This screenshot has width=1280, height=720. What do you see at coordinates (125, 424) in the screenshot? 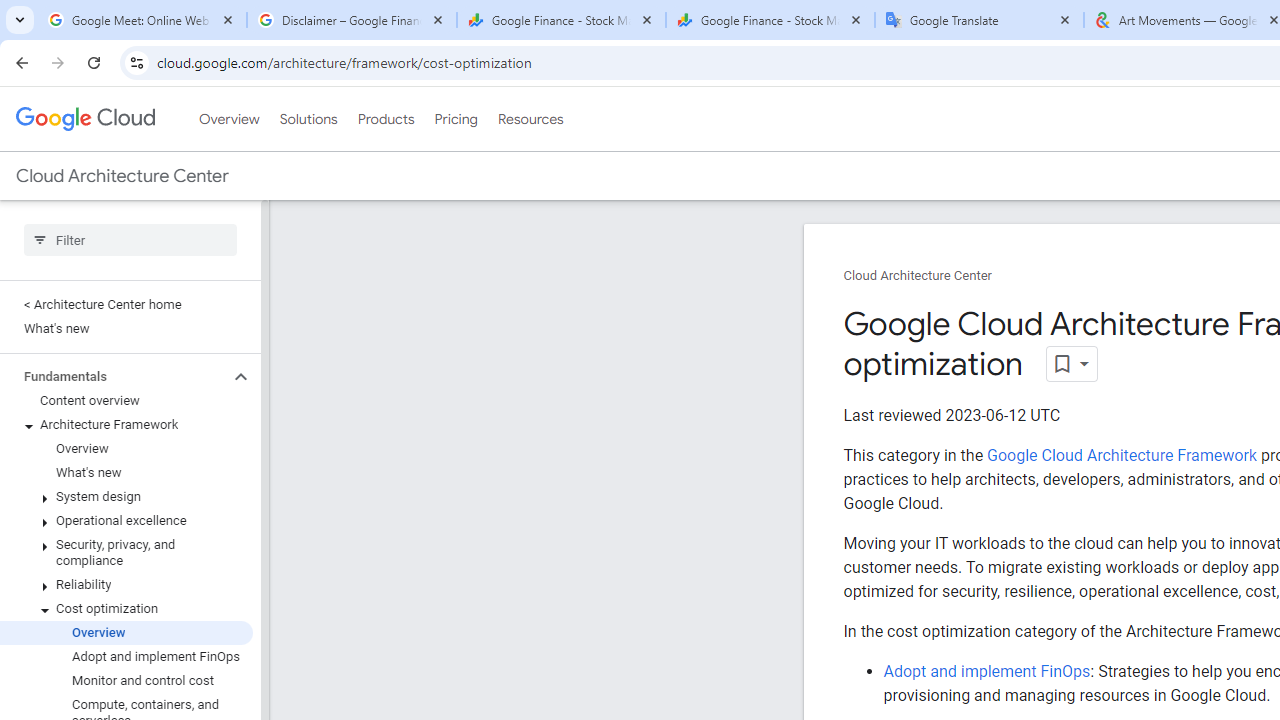
I see `'Architecture Framework'` at bounding box center [125, 424].